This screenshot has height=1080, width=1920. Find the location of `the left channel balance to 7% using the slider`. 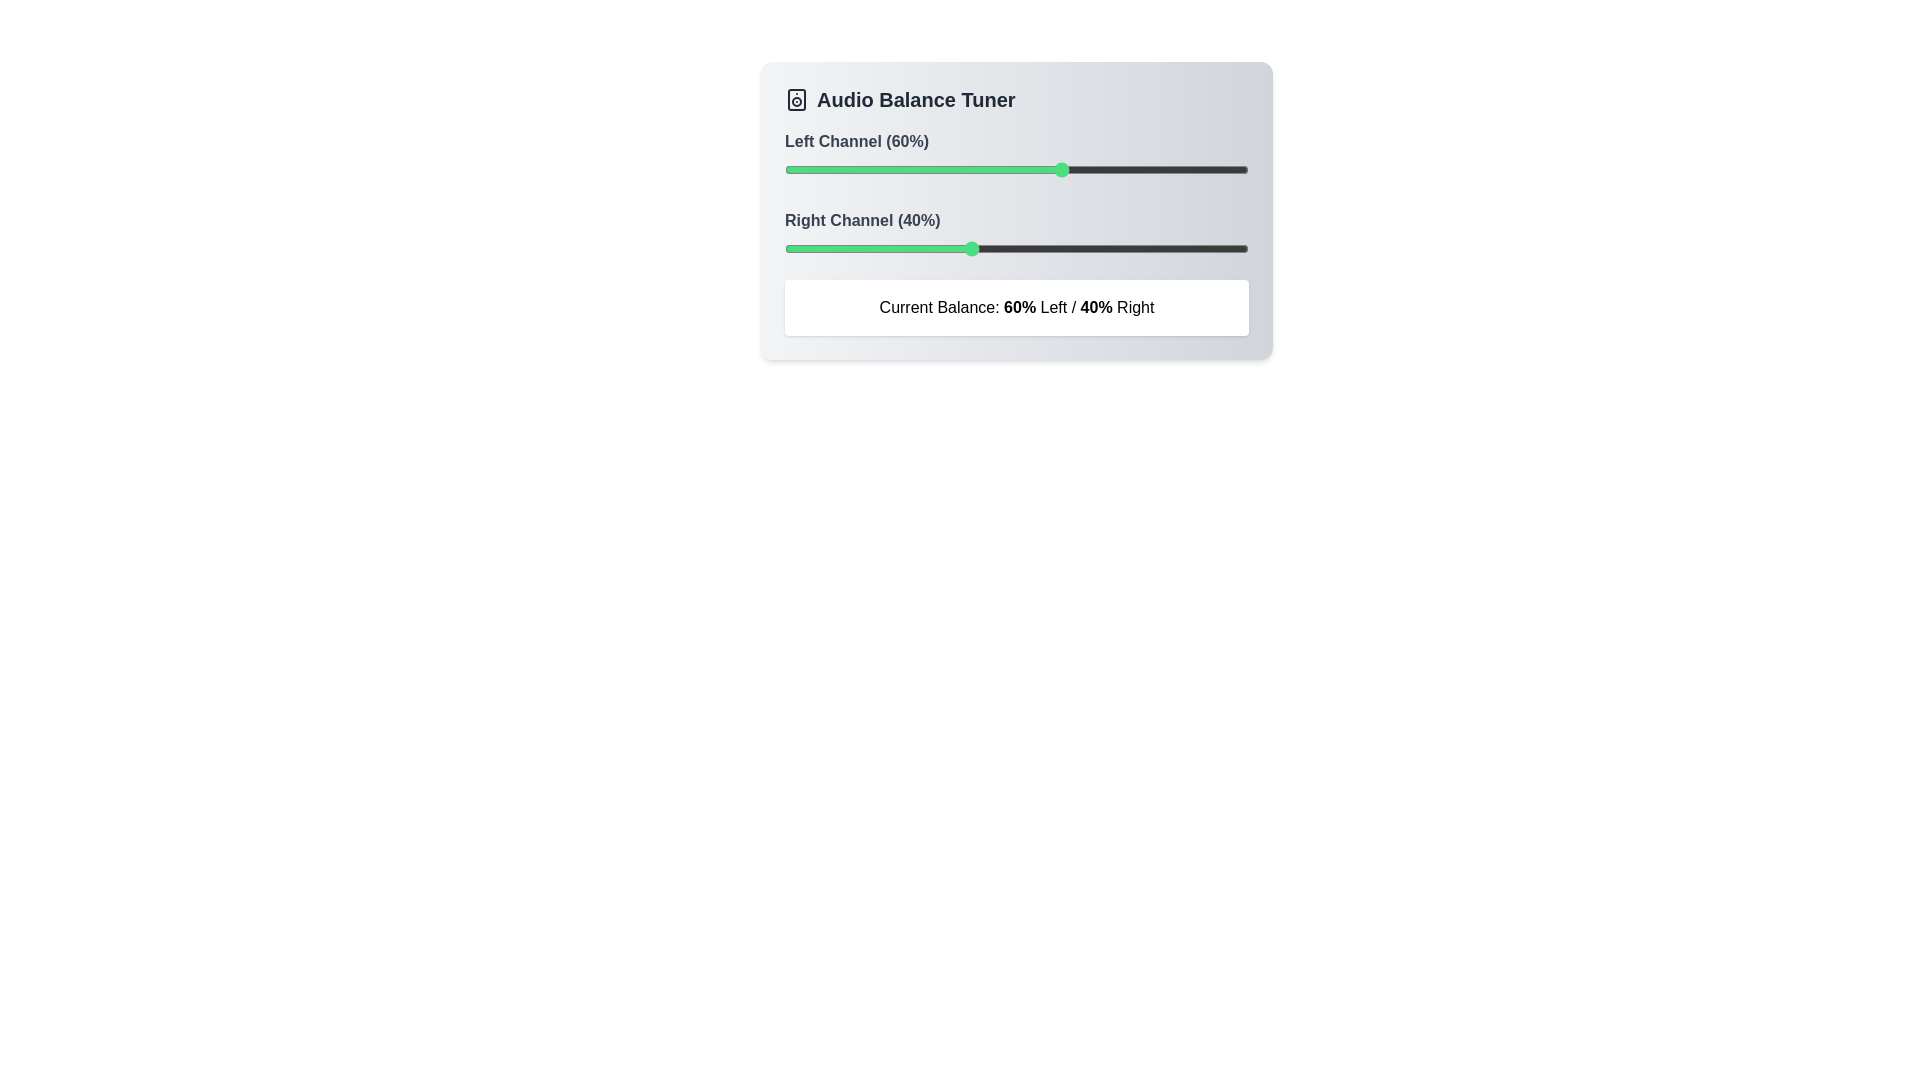

the left channel balance to 7% using the slider is located at coordinates (817, 168).